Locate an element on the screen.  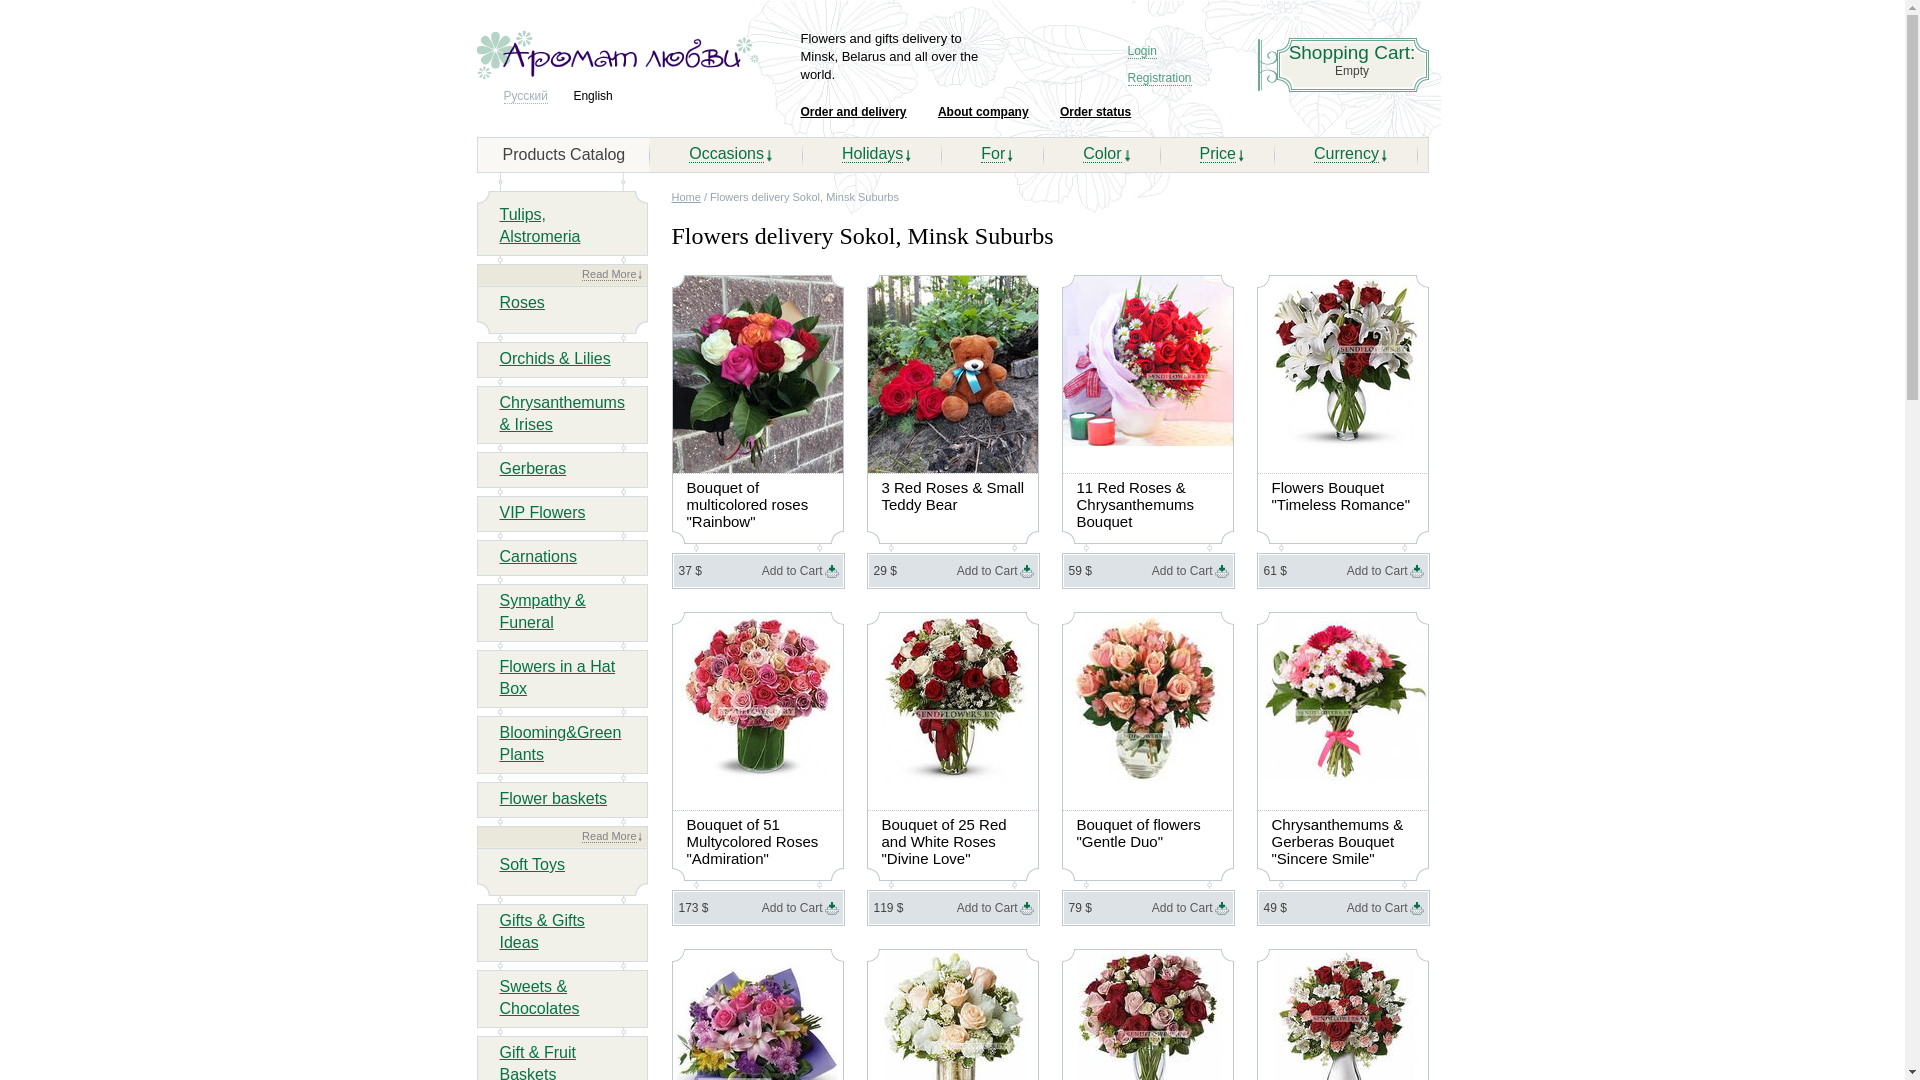
'Chrysanthemums & Irises' is located at coordinates (561, 412).